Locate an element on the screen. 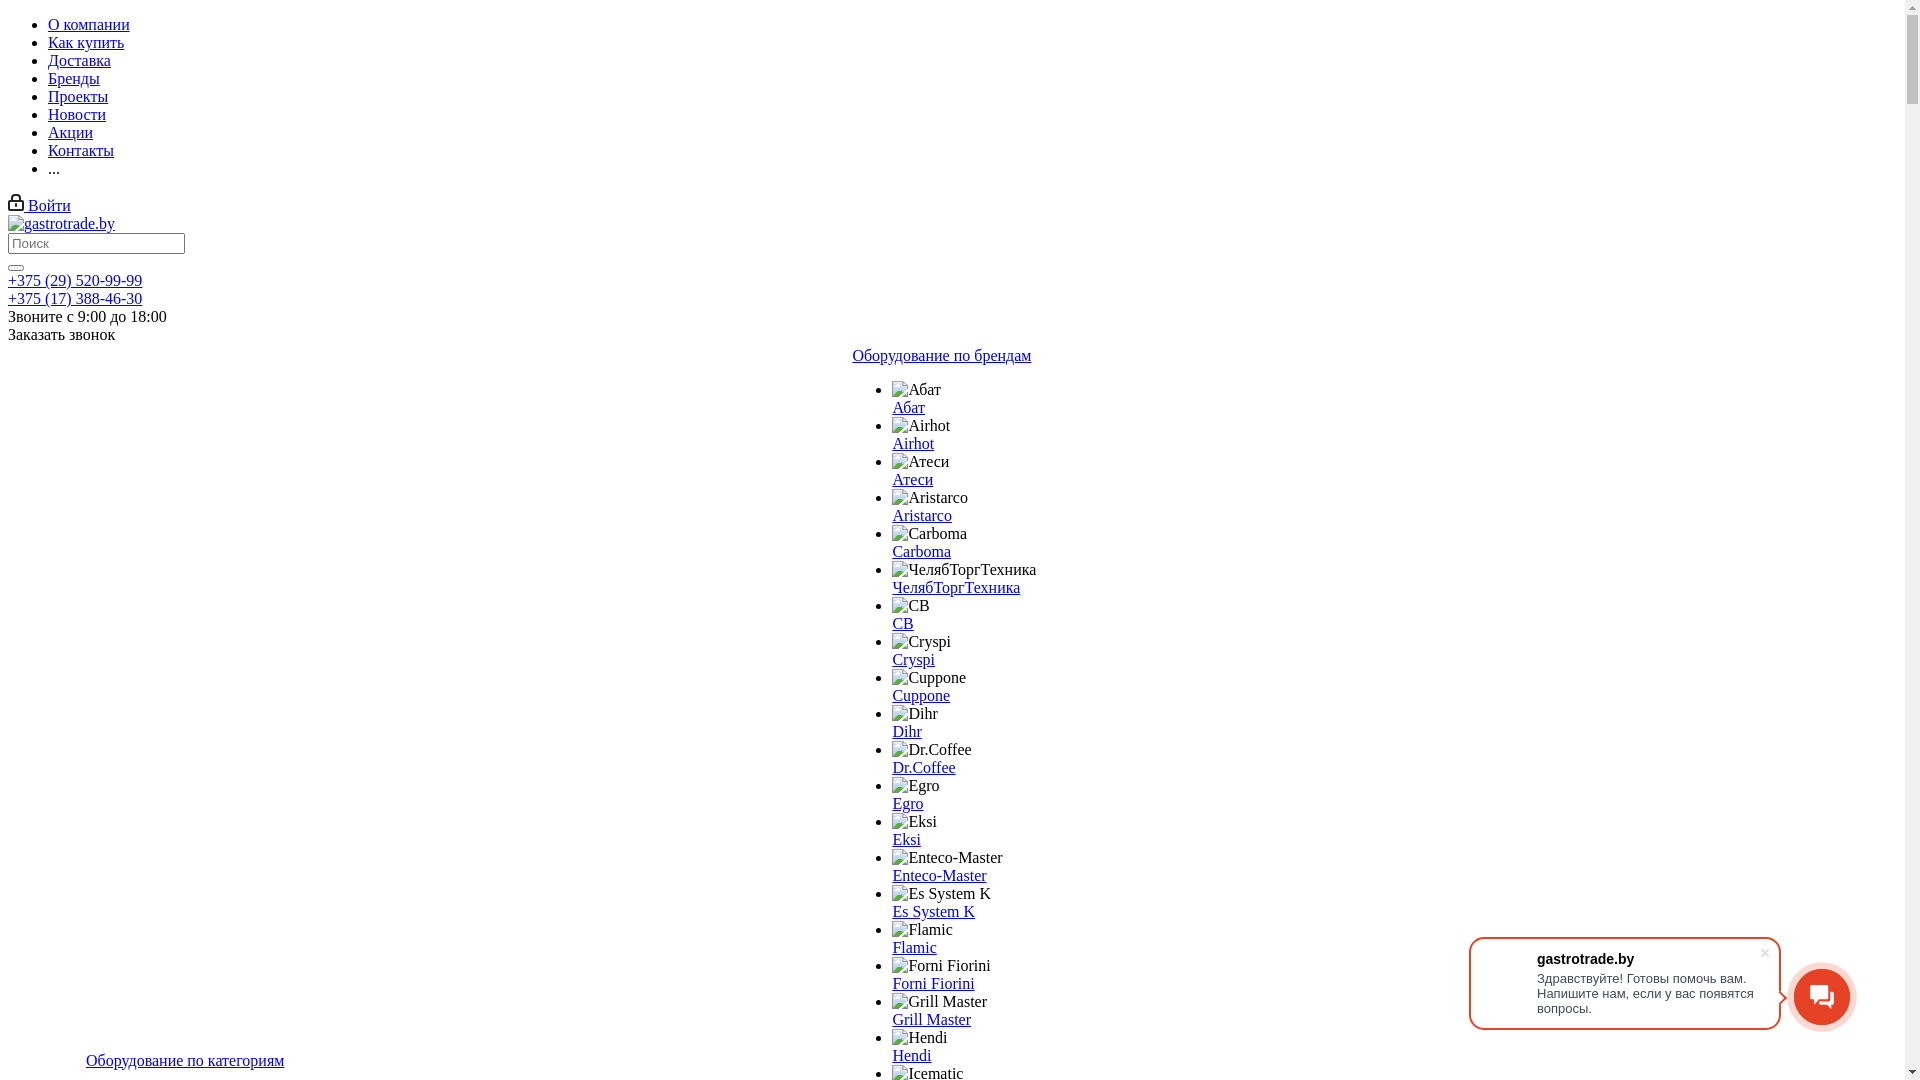 Image resolution: width=1920 pixels, height=1080 pixels. 'Cuppone' is located at coordinates (928, 677).